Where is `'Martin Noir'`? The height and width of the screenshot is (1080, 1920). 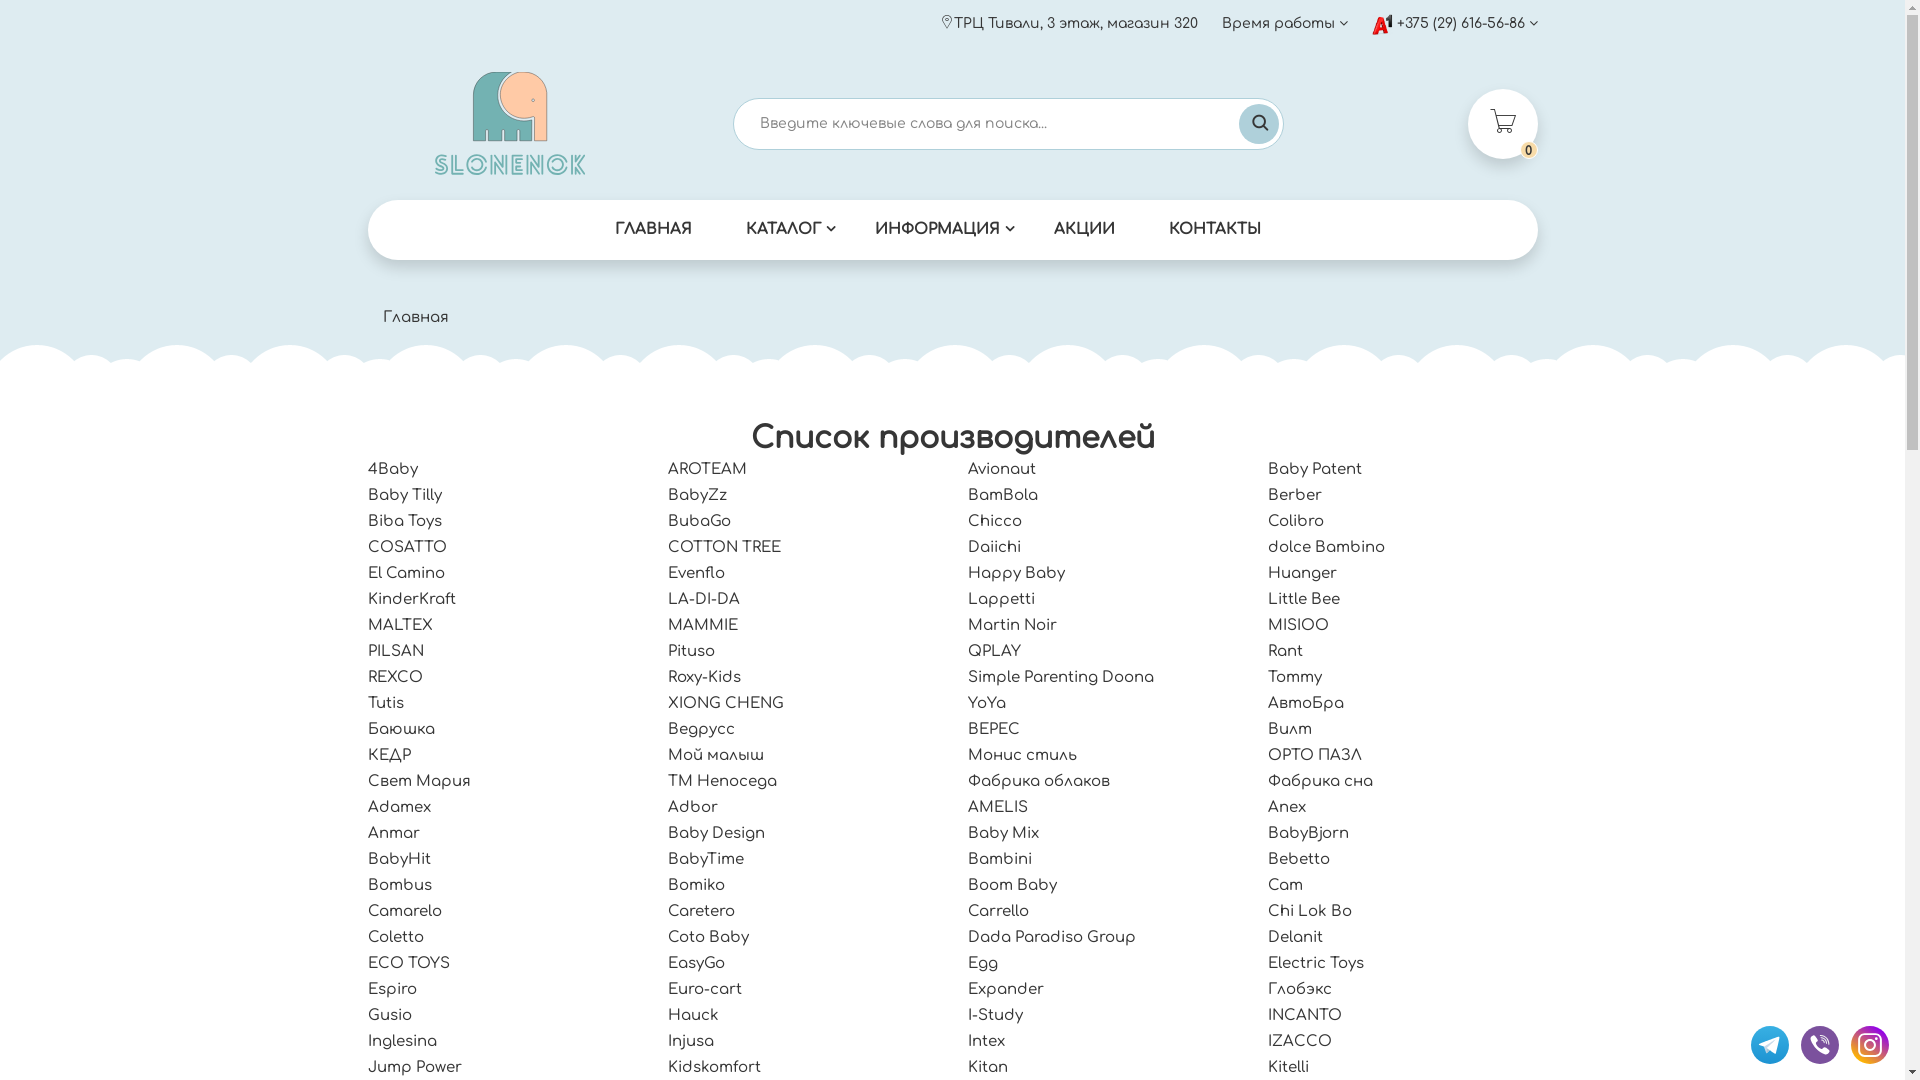 'Martin Noir' is located at coordinates (1012, 624).